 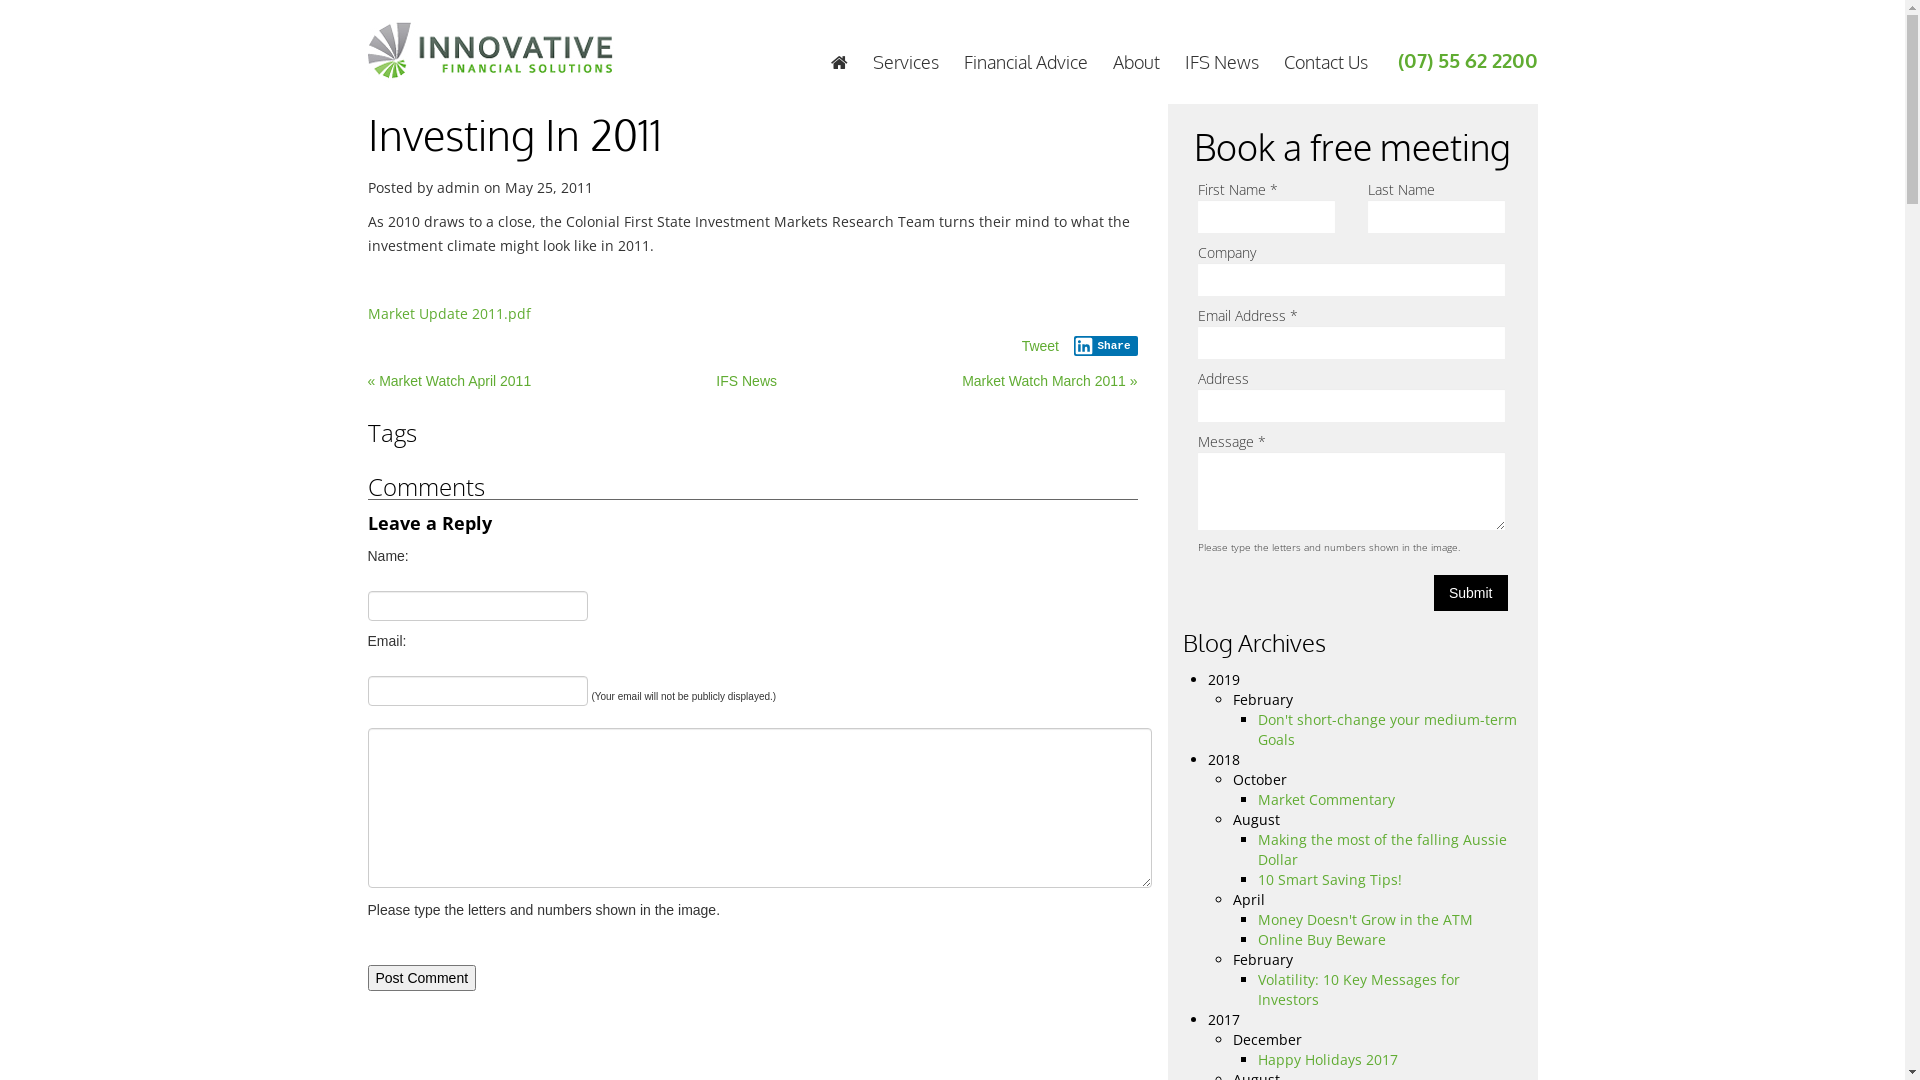 I want to click on '(07) 55 62 2200', so click(x=1468, y=59).